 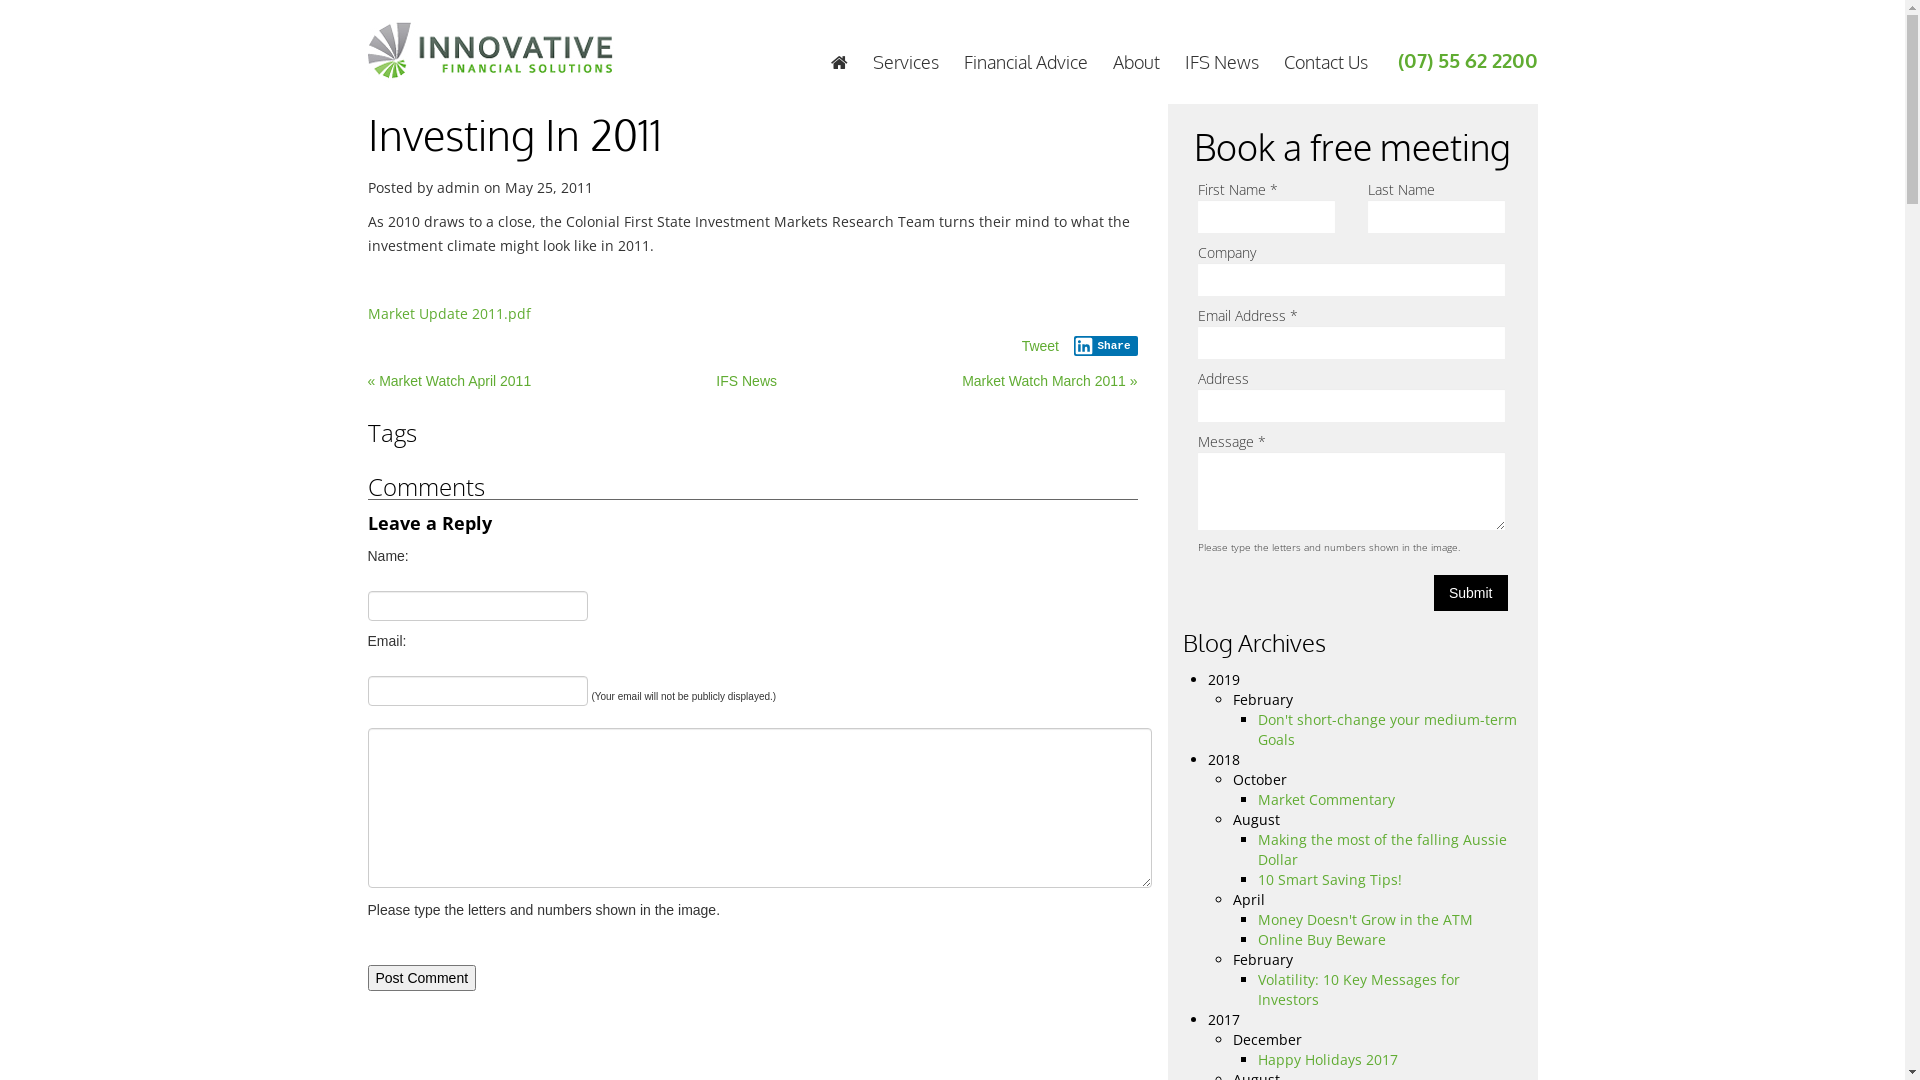 I want to click on '(07) 55 62 2200', so click(x=1468, y=59).